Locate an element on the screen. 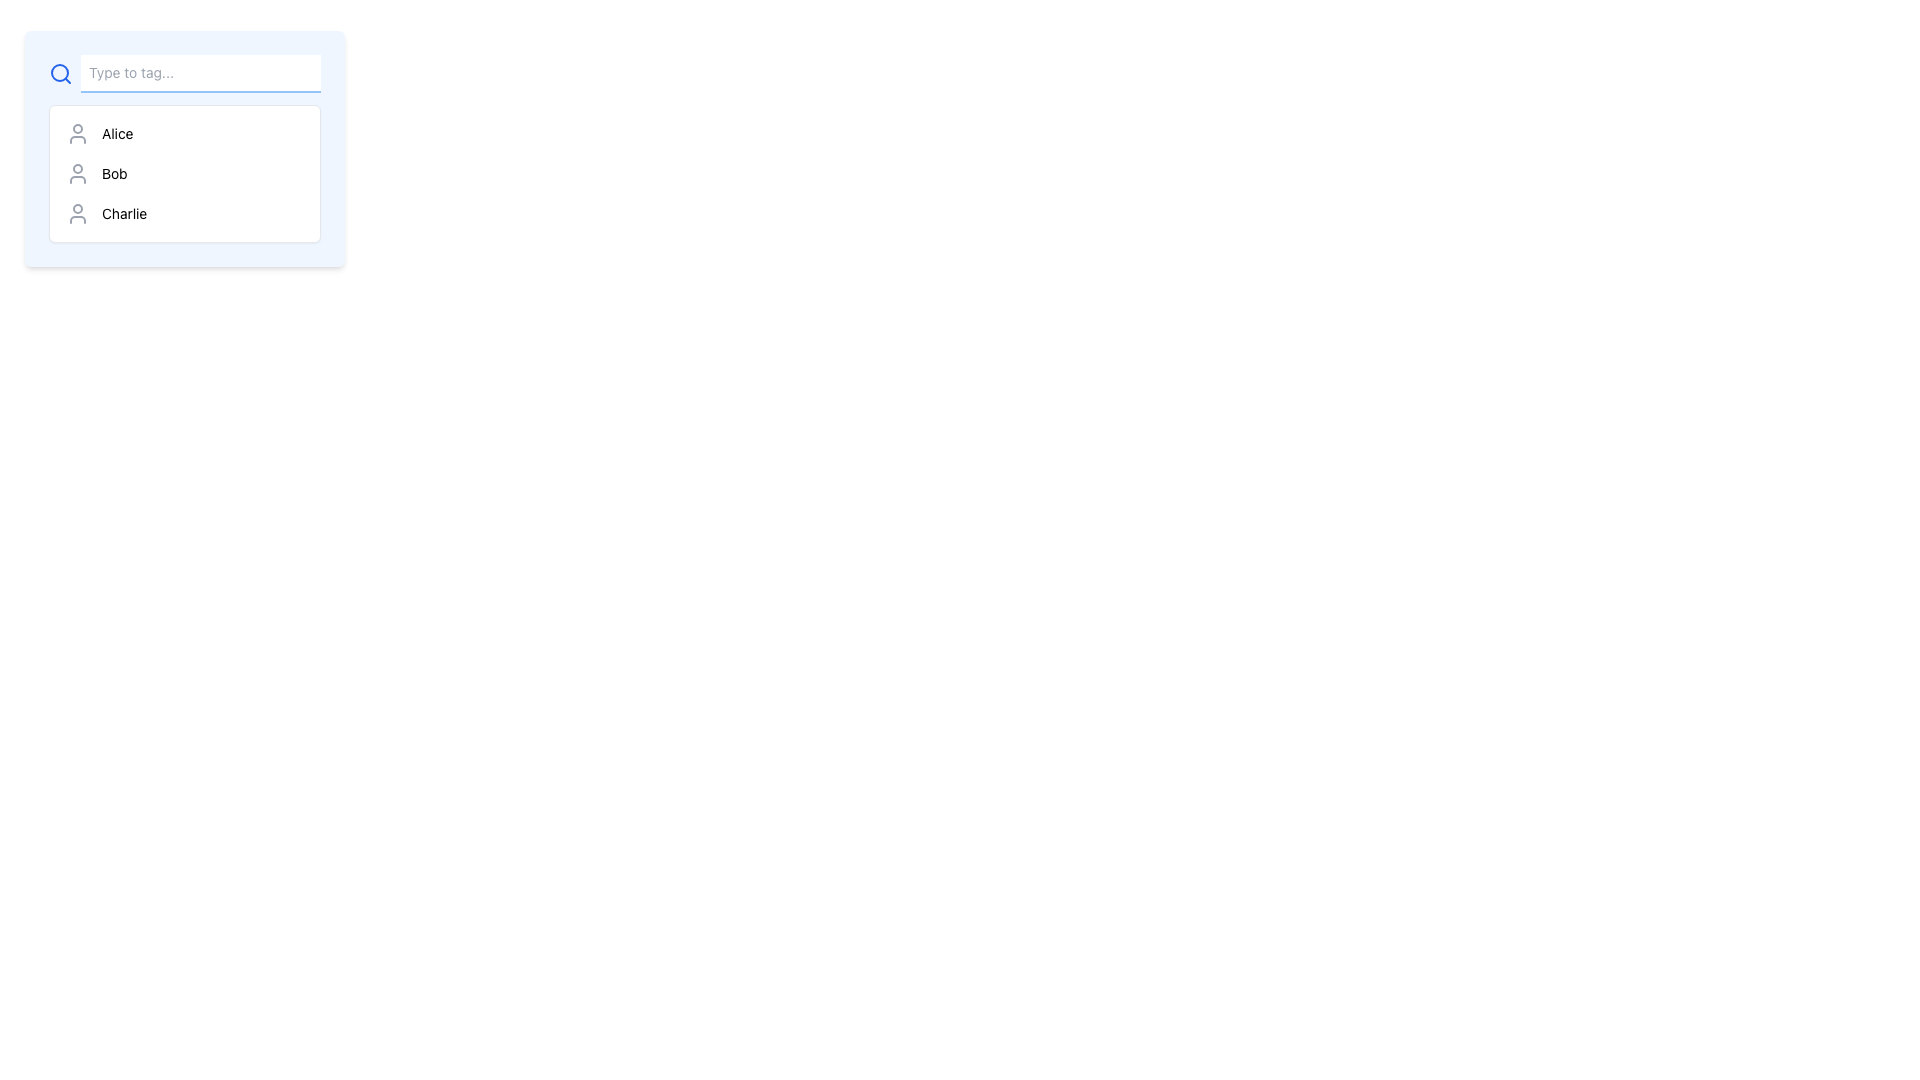  the user icon located adjacent to the text 'Charlie' is located at coordinates (77, 213).